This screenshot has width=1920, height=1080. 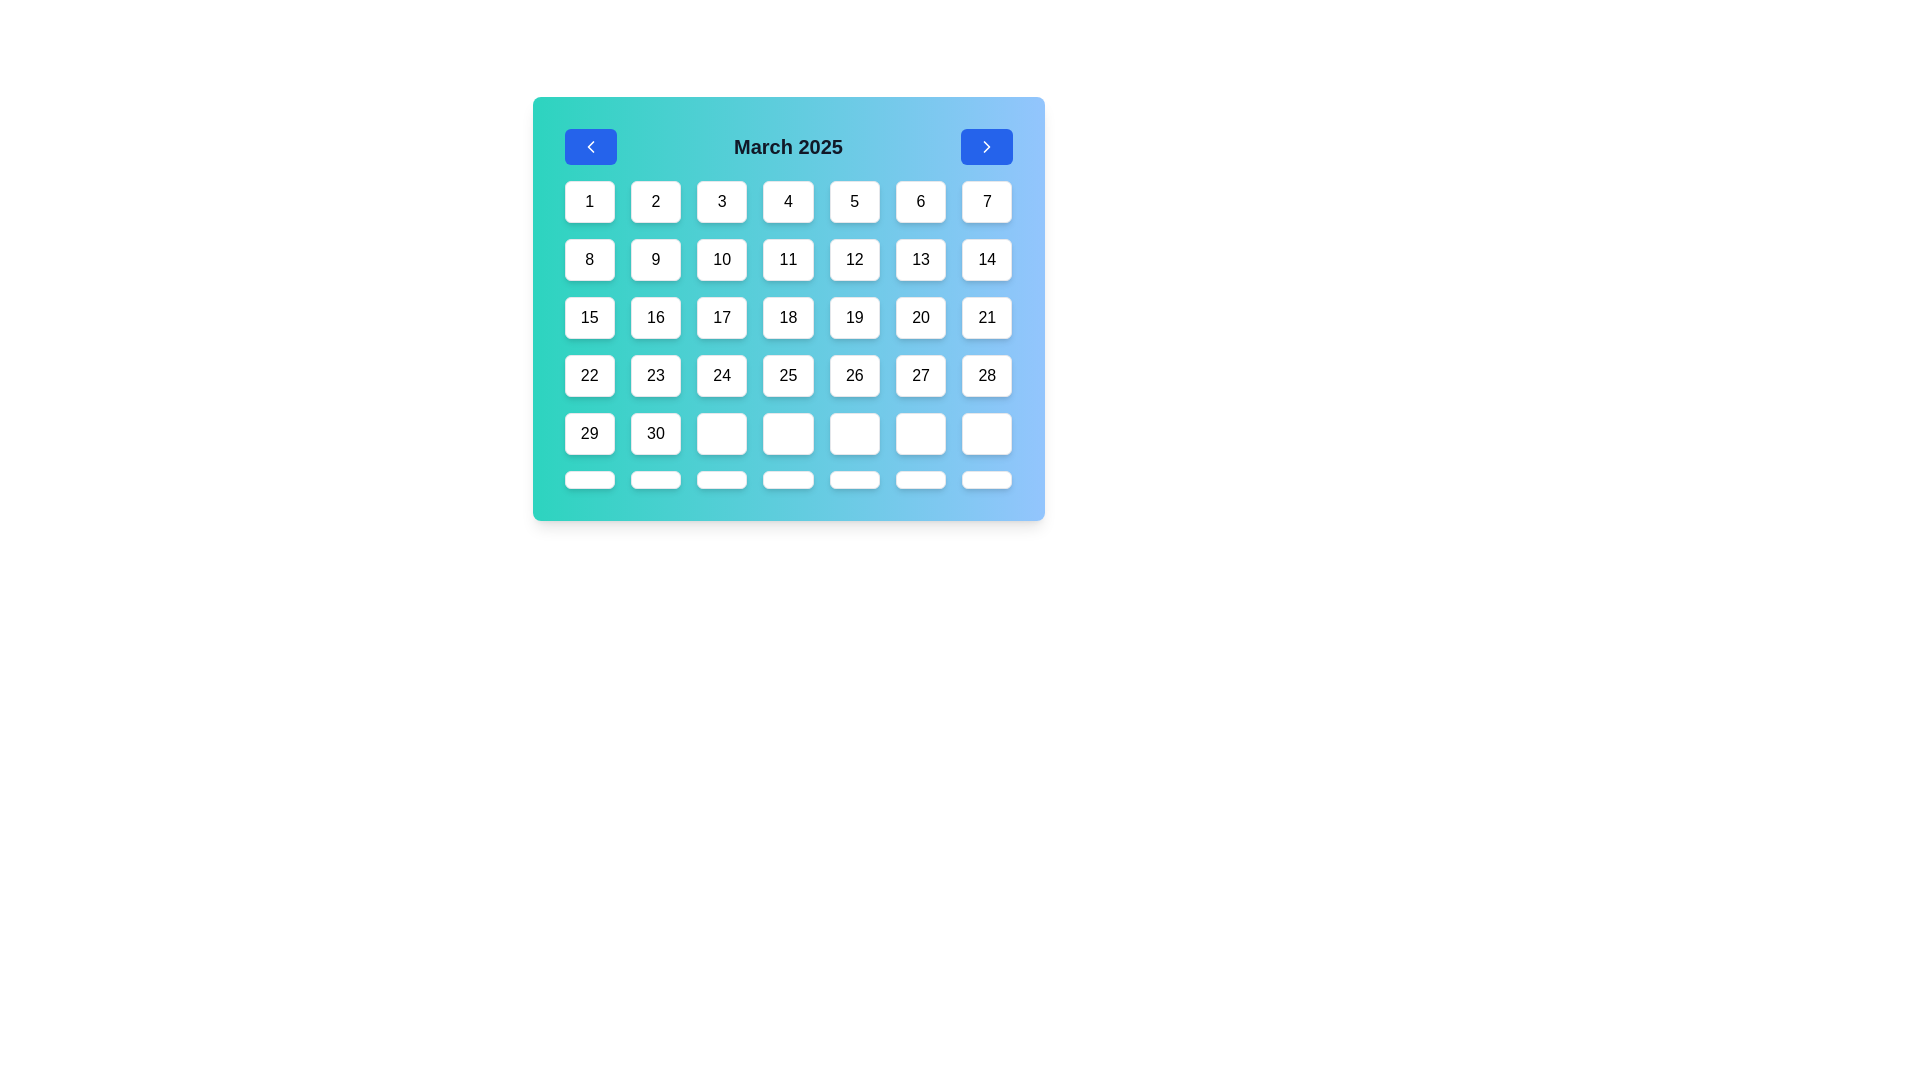 What do you see at coordinates (920, 433) in the screenshot?
I see `the empty grid cell in the seventh column of the last visible row of the grid titled 'March 2025'` at bounding box center [920, 433].